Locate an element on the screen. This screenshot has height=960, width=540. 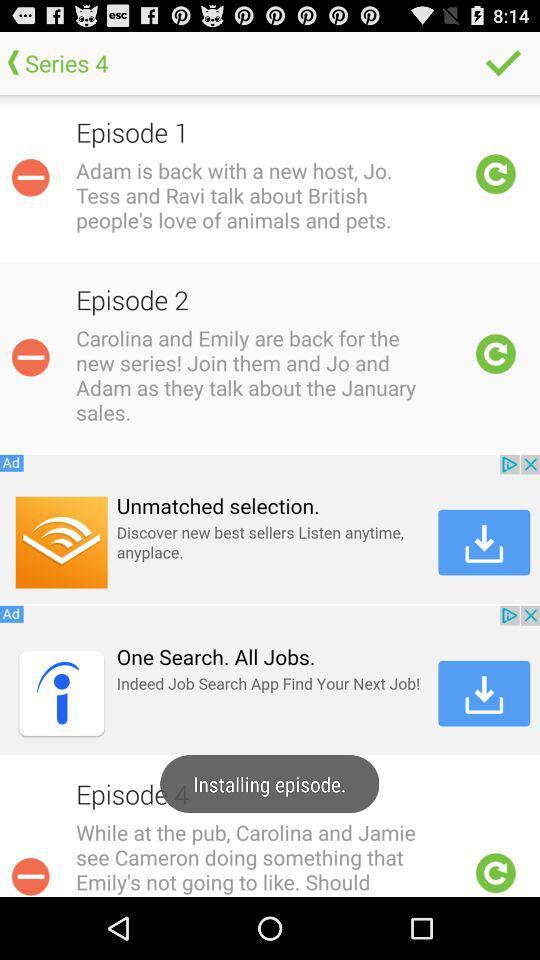
portrait is located at coordinates (495, 354).